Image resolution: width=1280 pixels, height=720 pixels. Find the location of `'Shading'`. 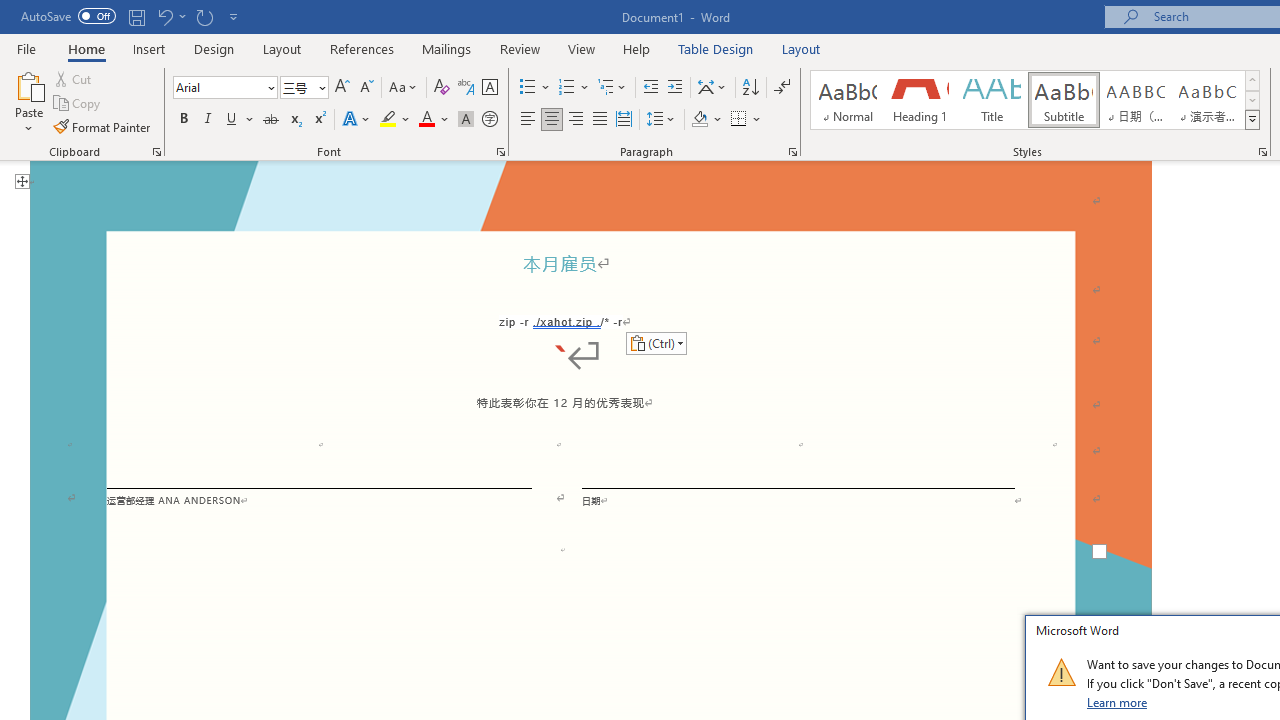

'Shading' is located at coordinates (707, 119).